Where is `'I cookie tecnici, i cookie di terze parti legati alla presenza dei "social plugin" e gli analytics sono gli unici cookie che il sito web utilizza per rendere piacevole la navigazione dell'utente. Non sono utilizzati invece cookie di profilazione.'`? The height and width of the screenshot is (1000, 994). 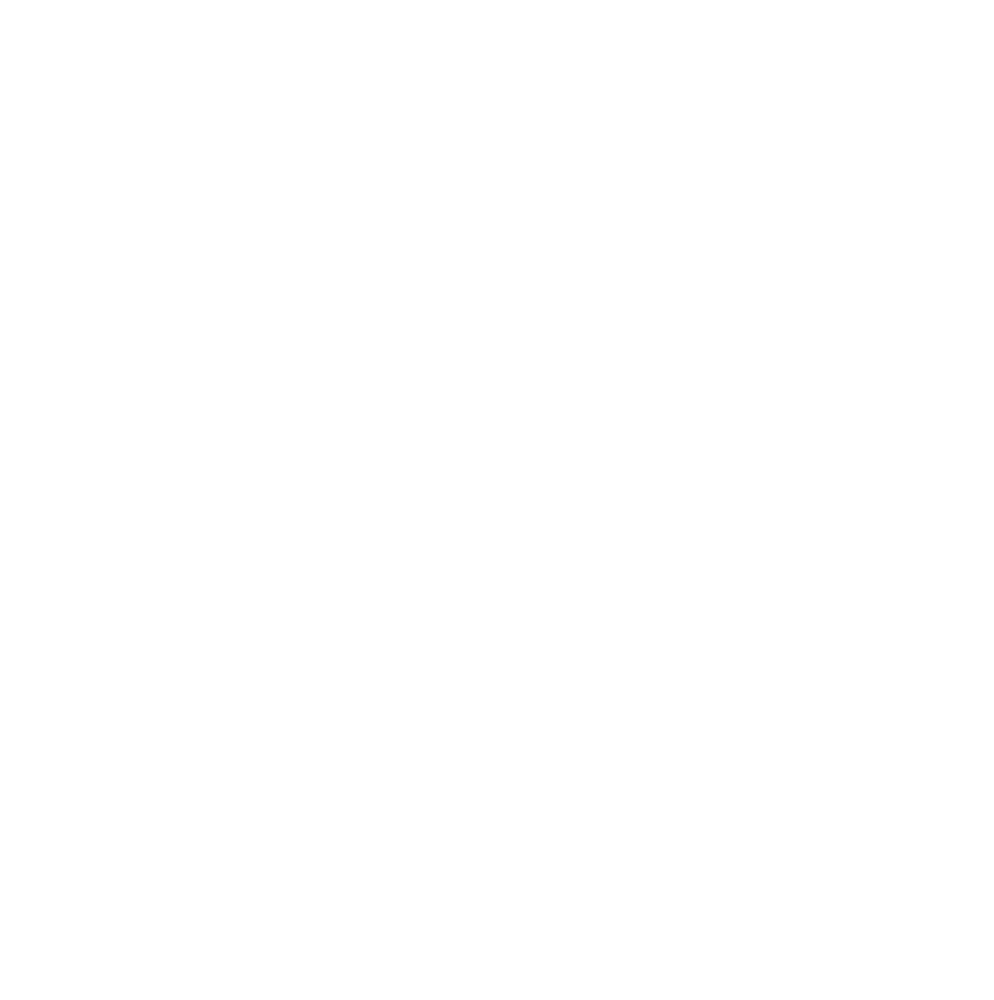
'I cookie tecnici, i cookie di terze parti legati alla presenza dei "social plugin" e gli analytics sono gli unici cookie che il sito web utilizza per rendere piacevole la navigazione dell'utente. Non sono utilizzati invece cookie di profilazione.' is located at coordinates (248, 208).